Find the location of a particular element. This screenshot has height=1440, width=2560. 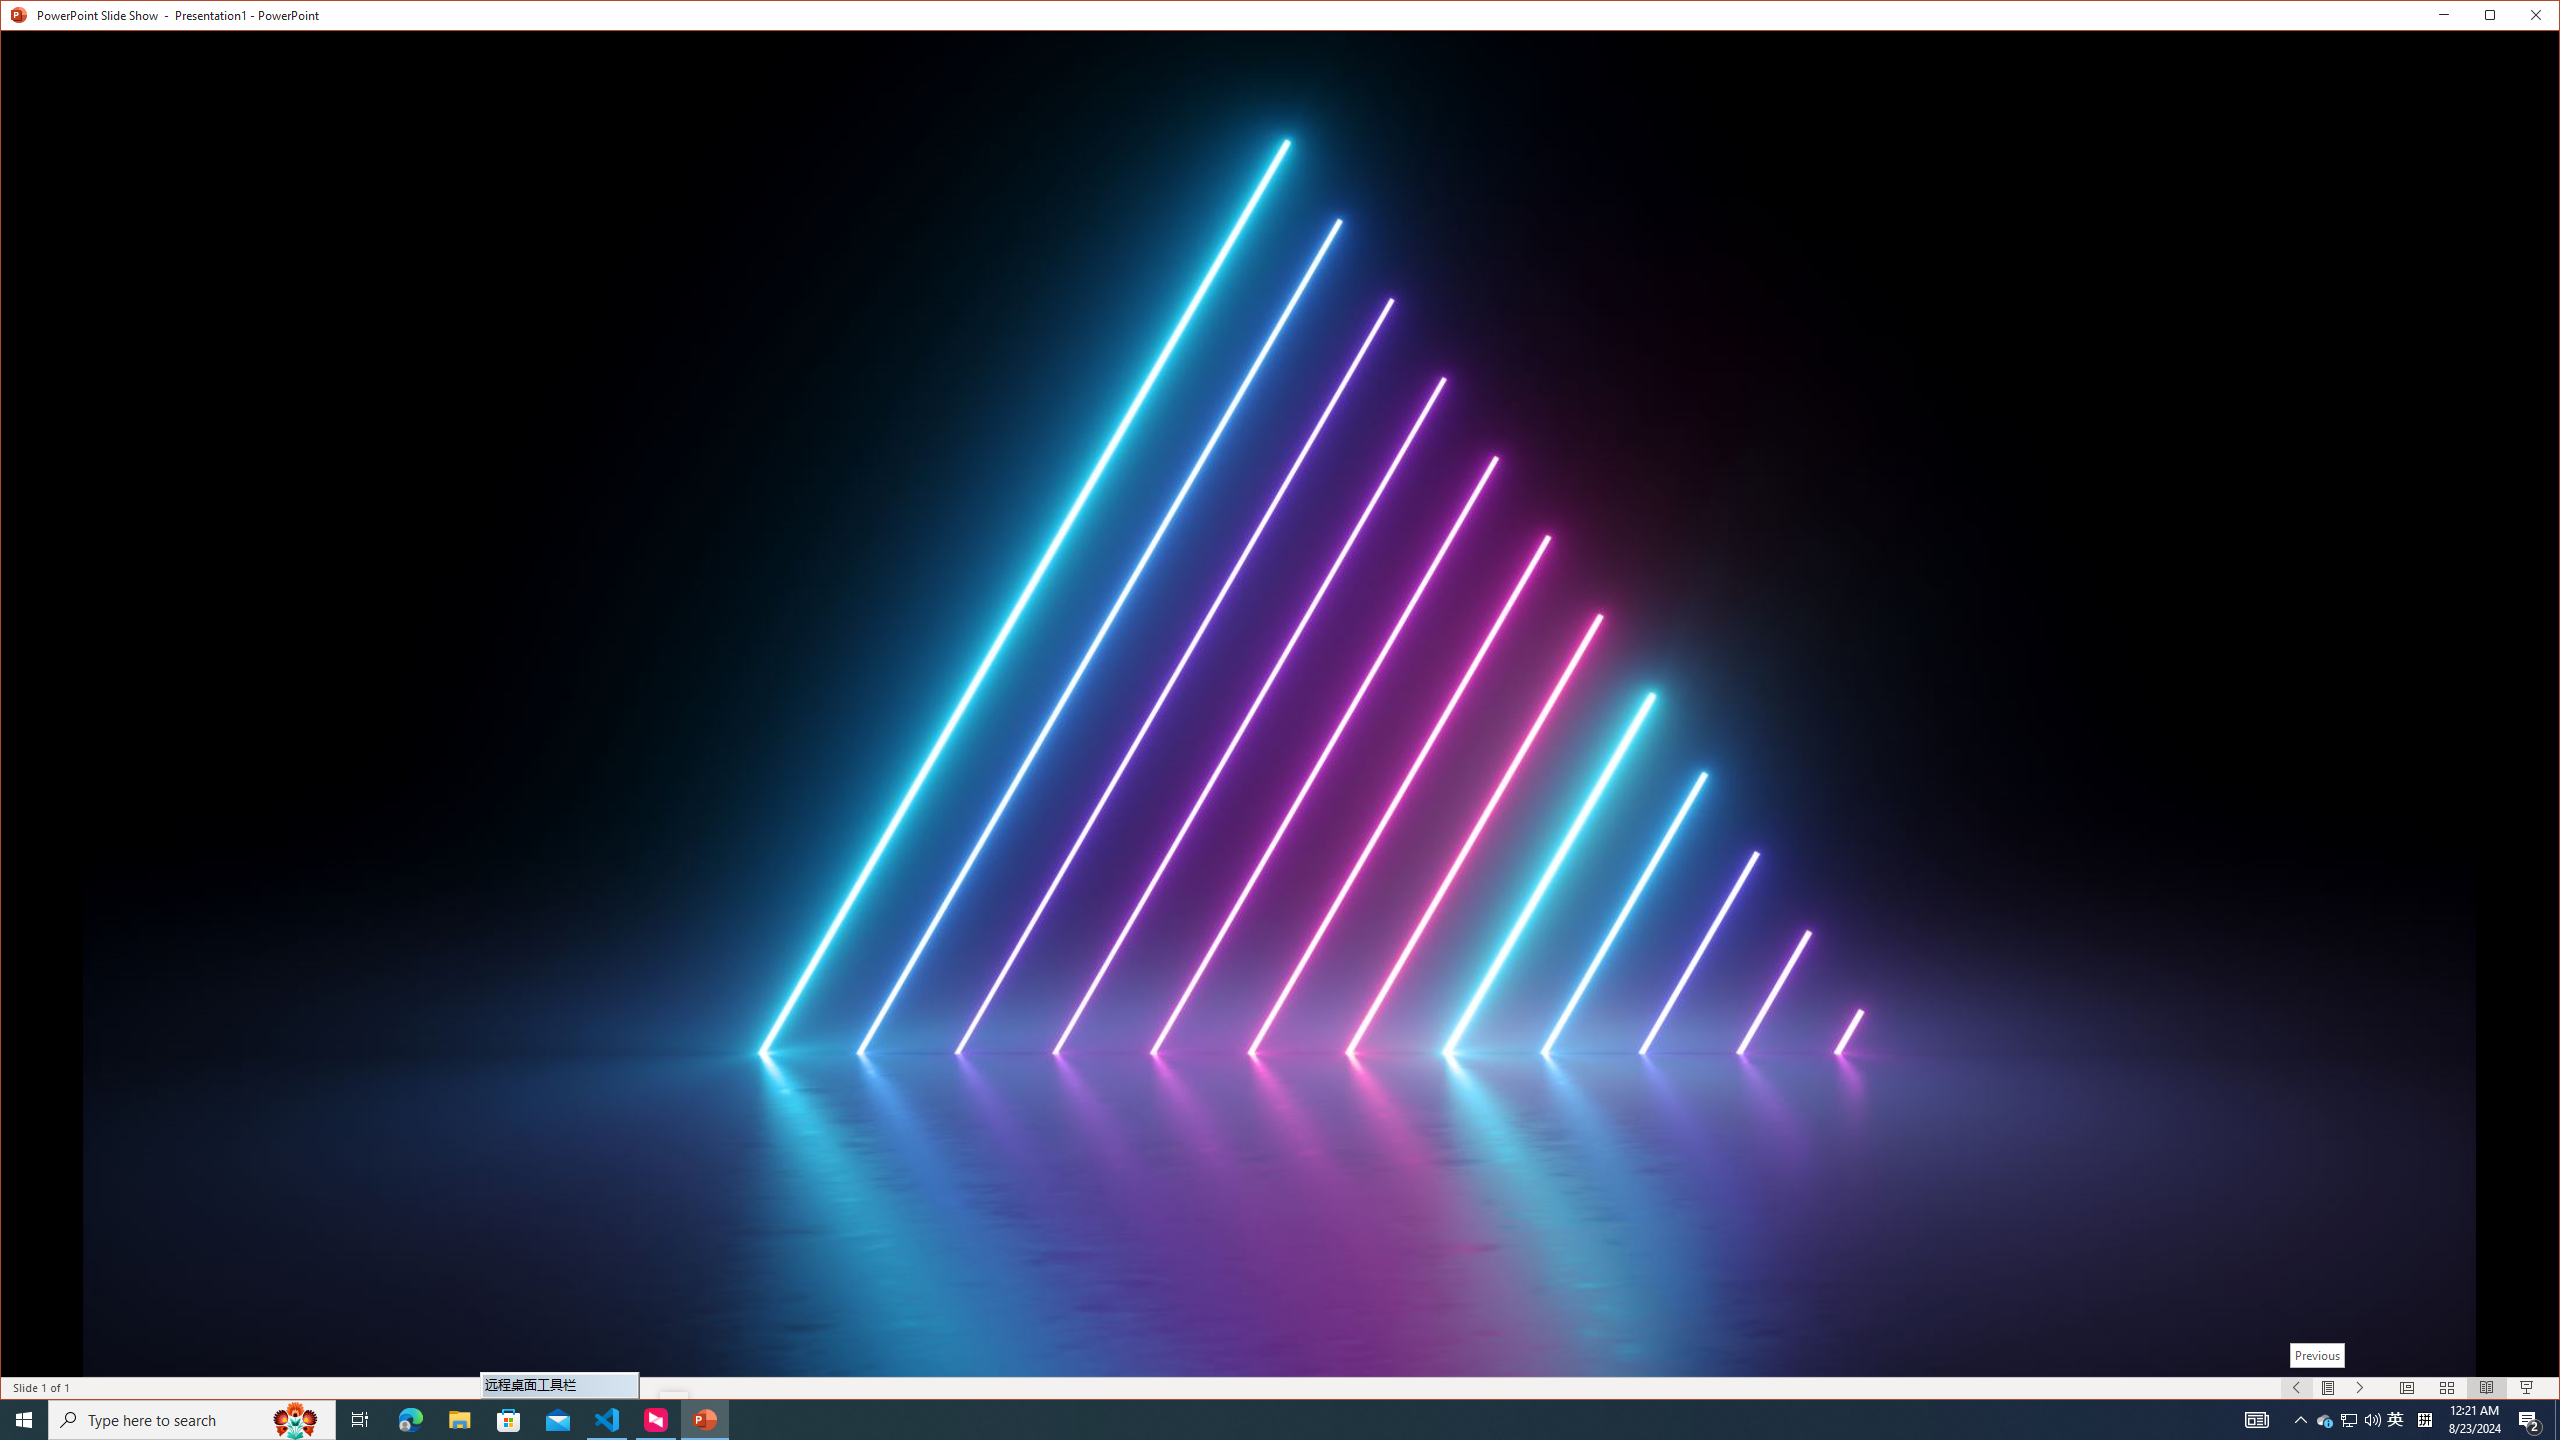

'AutomationID: 4105' is located at coordinates (2255, 1418).